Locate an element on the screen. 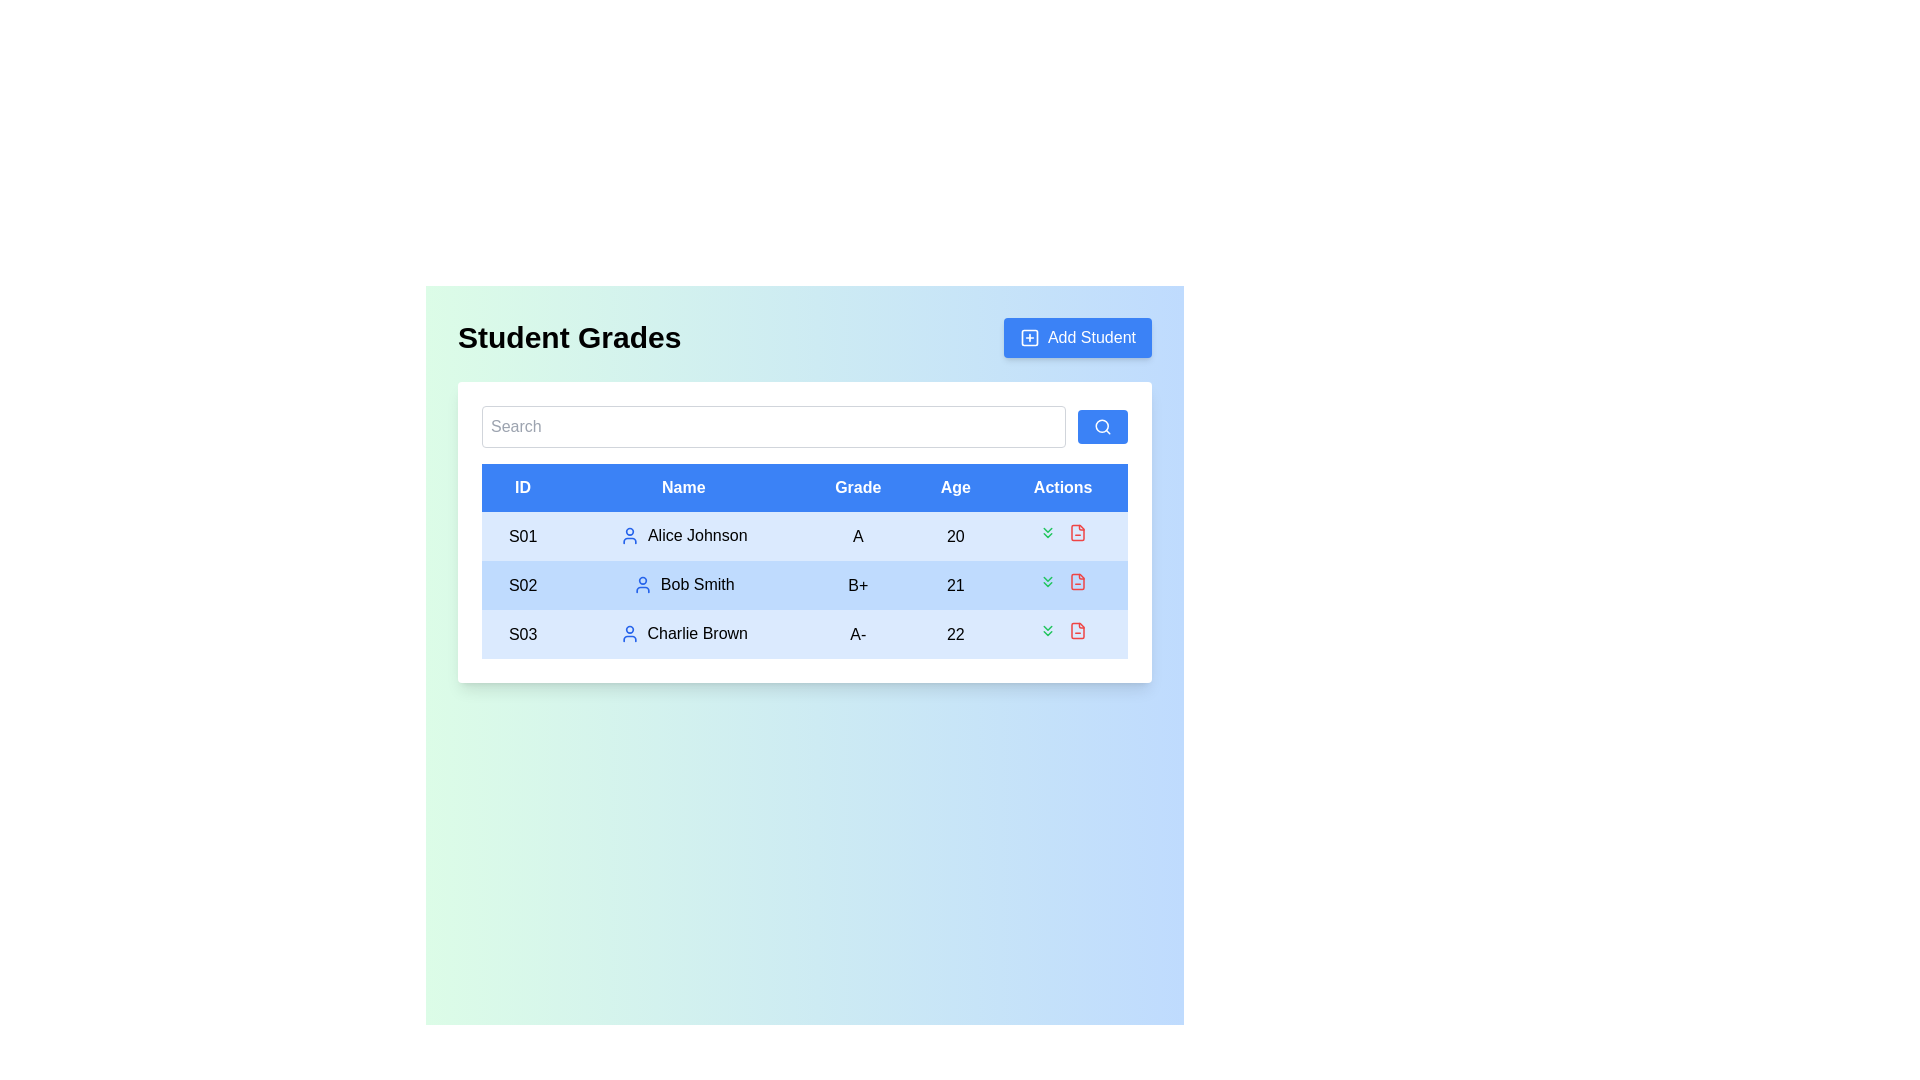  the Table Header Cell labeled 'Name', which is a rectangular cell with white text on a blue background, located in the header row of the table is located at coordinates (683, 488).